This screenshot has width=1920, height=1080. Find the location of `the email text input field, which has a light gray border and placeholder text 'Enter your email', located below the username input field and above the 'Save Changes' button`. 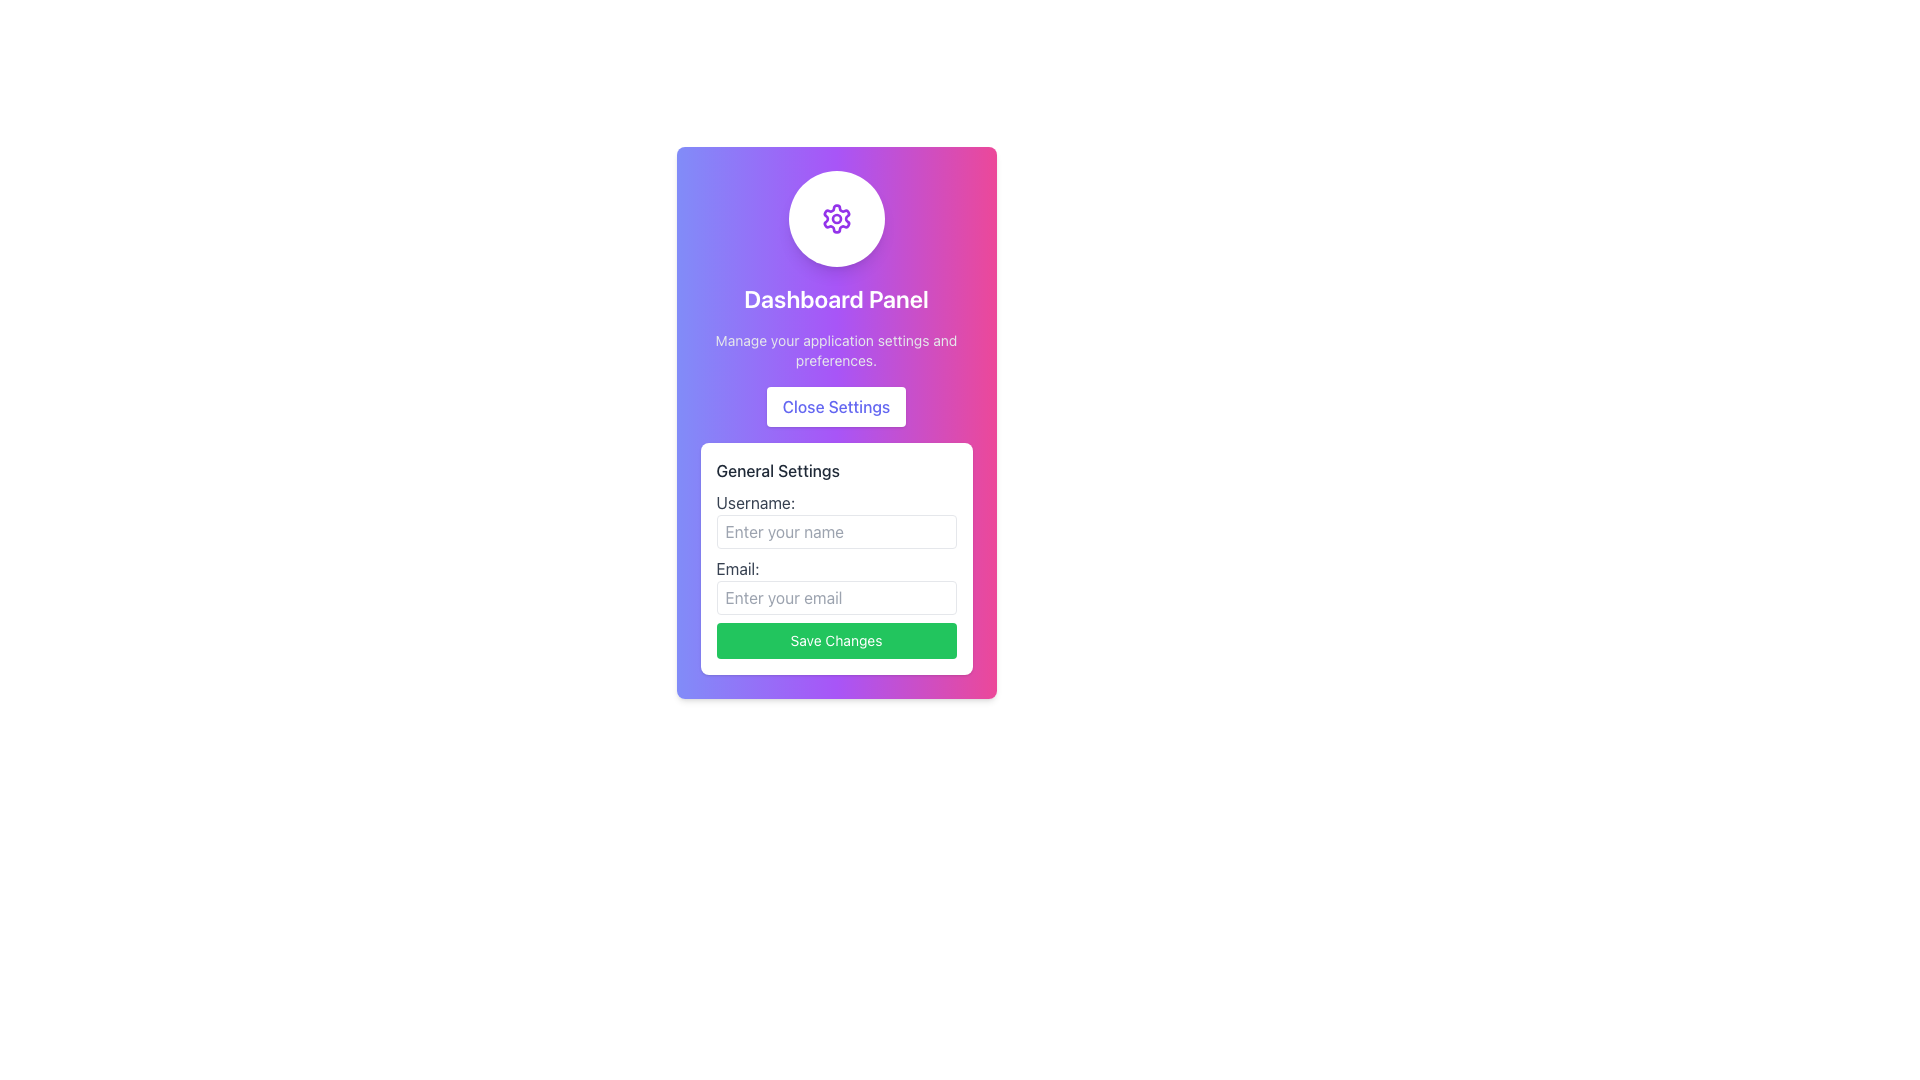

the email text input field, which has a light gray border and placeholder text 'Enter your email', located below the username input field and above the 'Save Changes' button is located at coordinates (836, 596).